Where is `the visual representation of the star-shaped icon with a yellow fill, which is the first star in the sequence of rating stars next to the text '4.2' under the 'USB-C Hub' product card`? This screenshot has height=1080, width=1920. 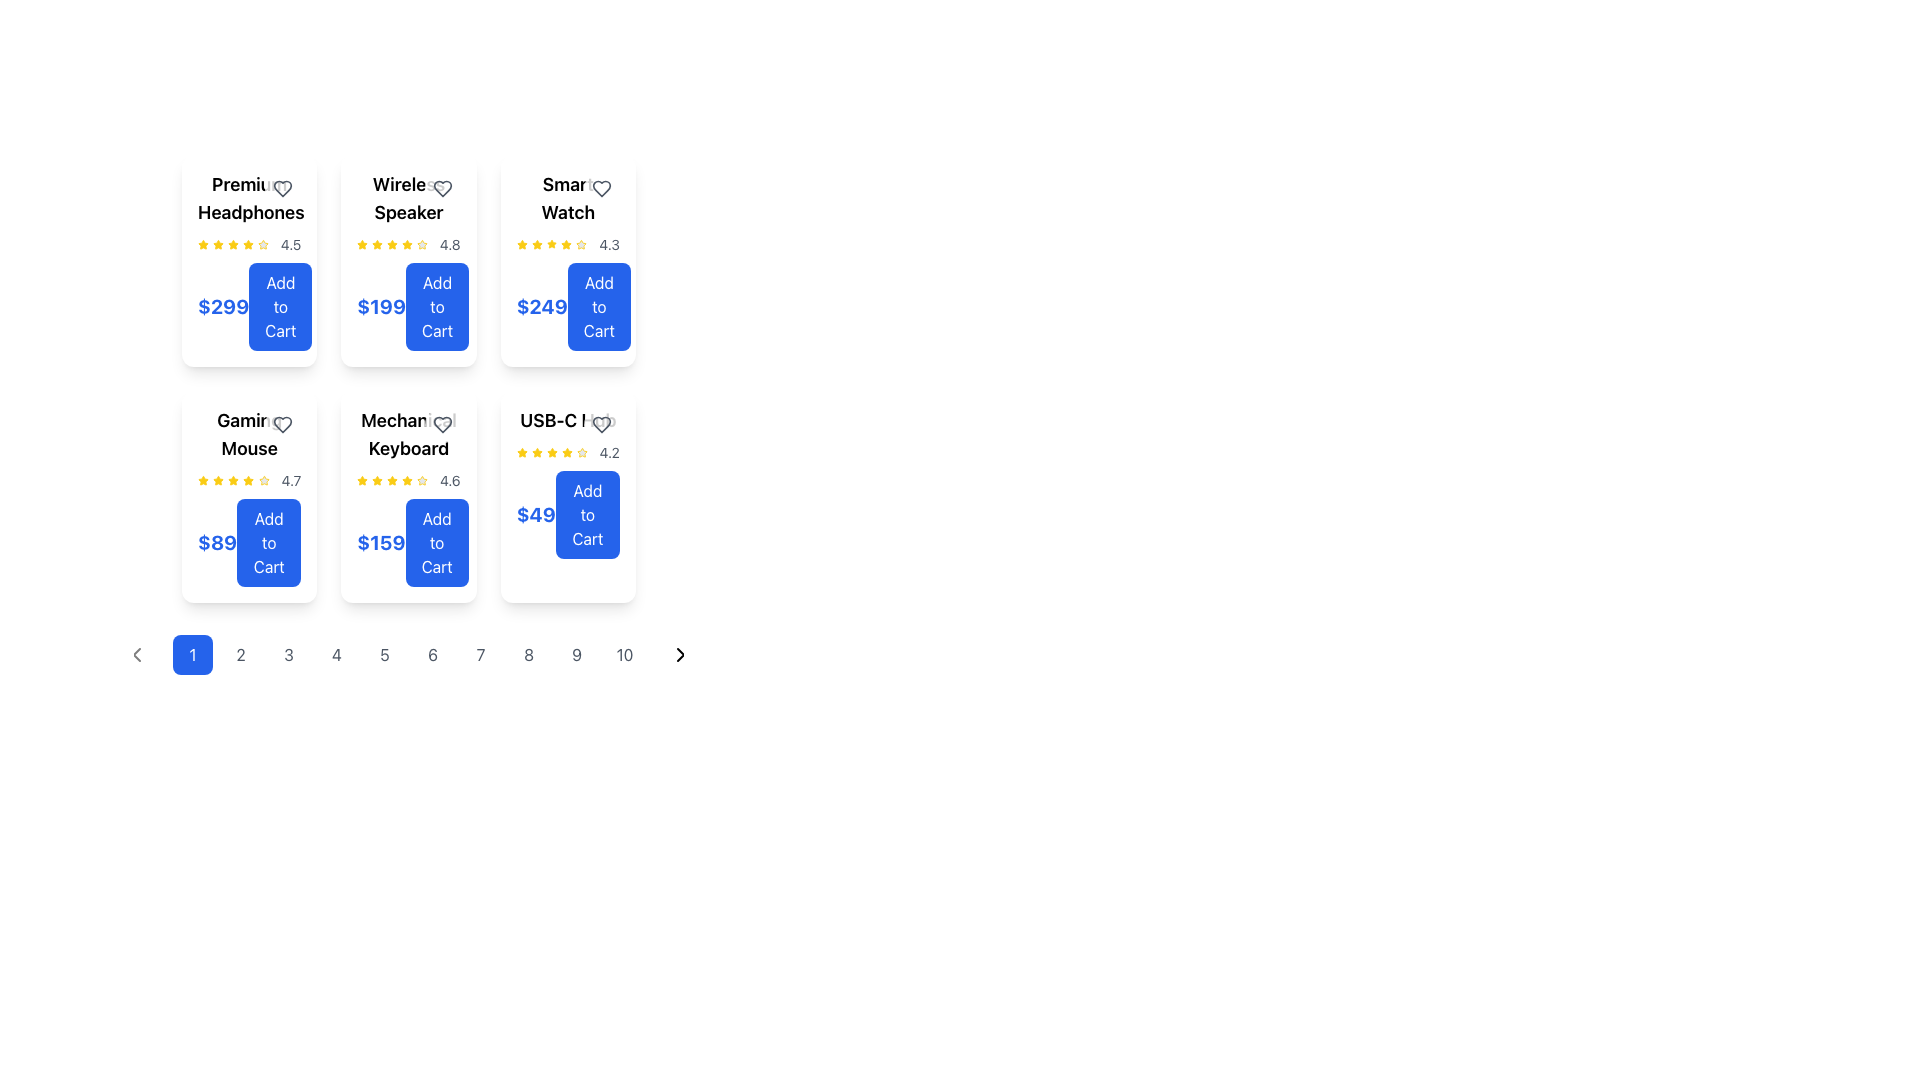 the visual representation of the star-shaped icon with a yellow fill, which is the first star in the sequence of rating stars next to the text '4.2' under the 'USB-C Hub' product card is located at coordinates (522, 452).